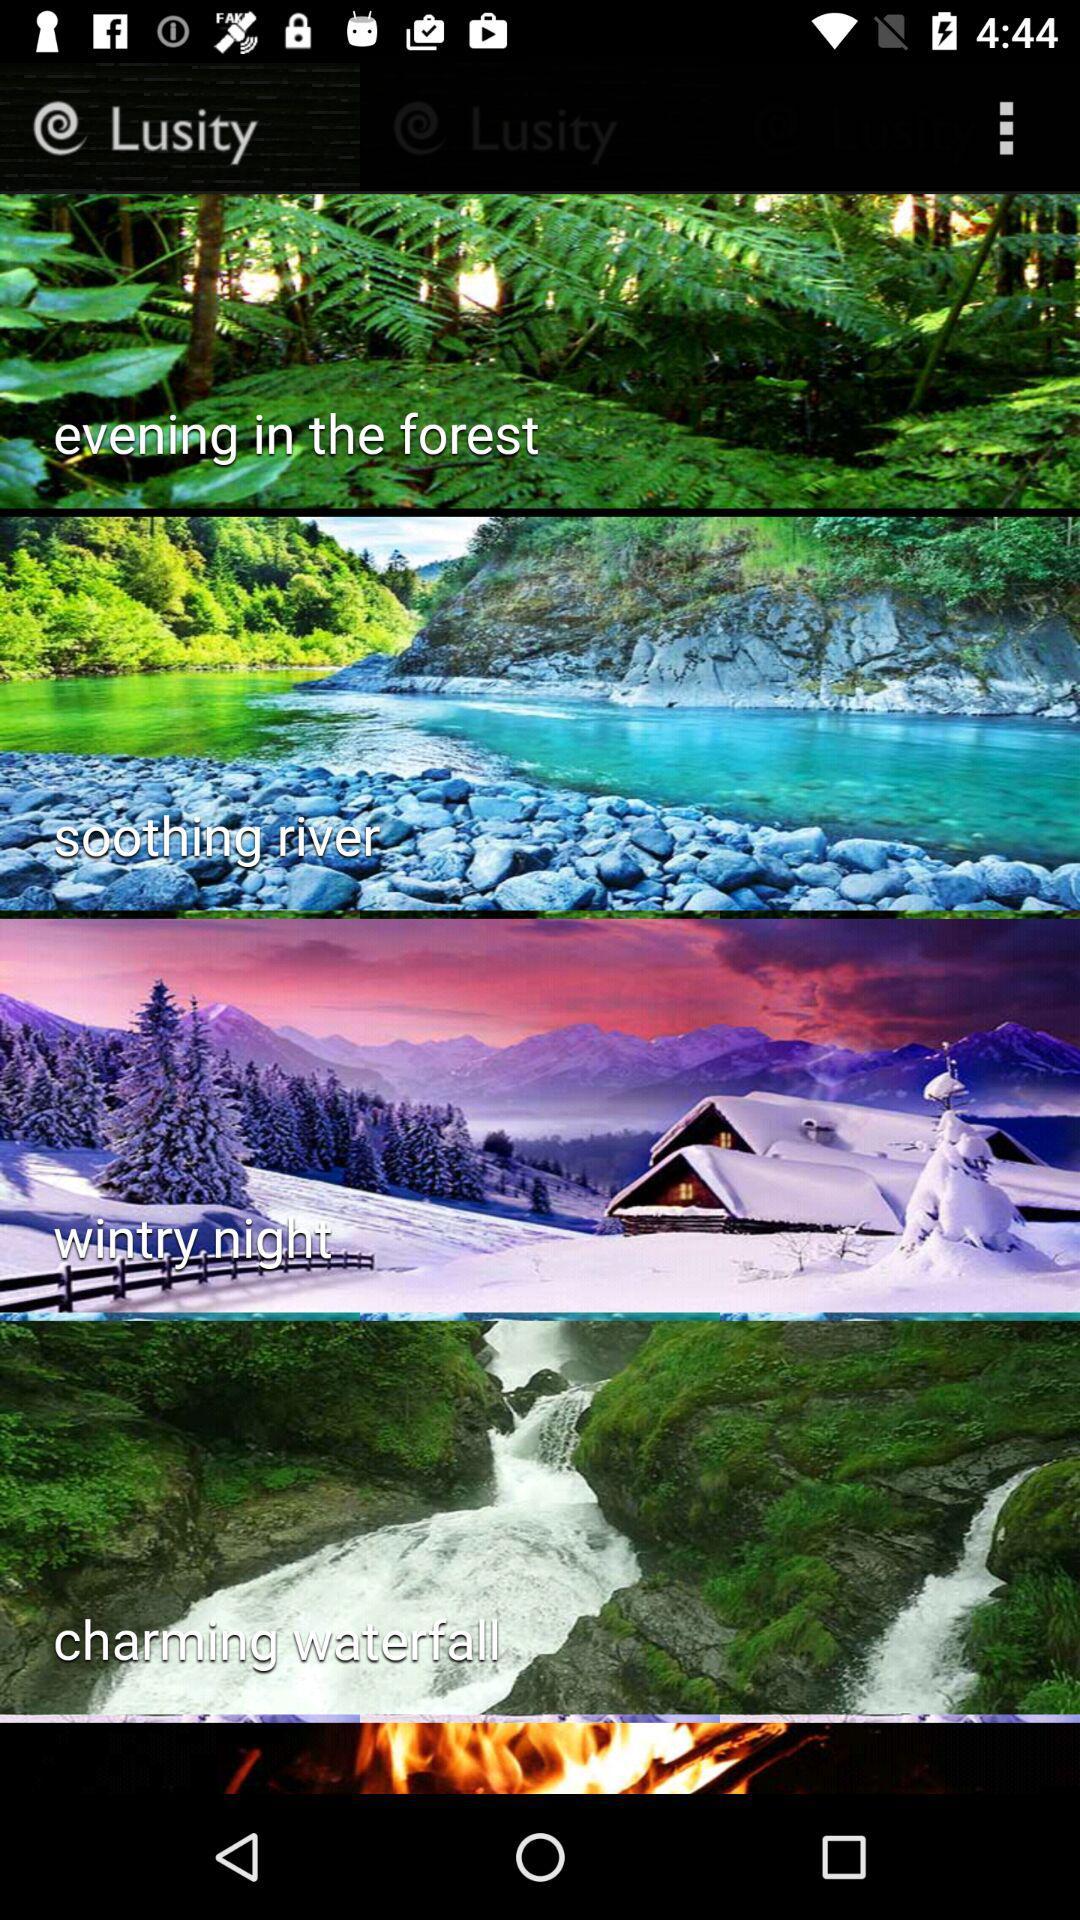 Image resolution: width=1080 pixels, height=1920 pixels. I want to click on the more icon, so click(1006, 127).